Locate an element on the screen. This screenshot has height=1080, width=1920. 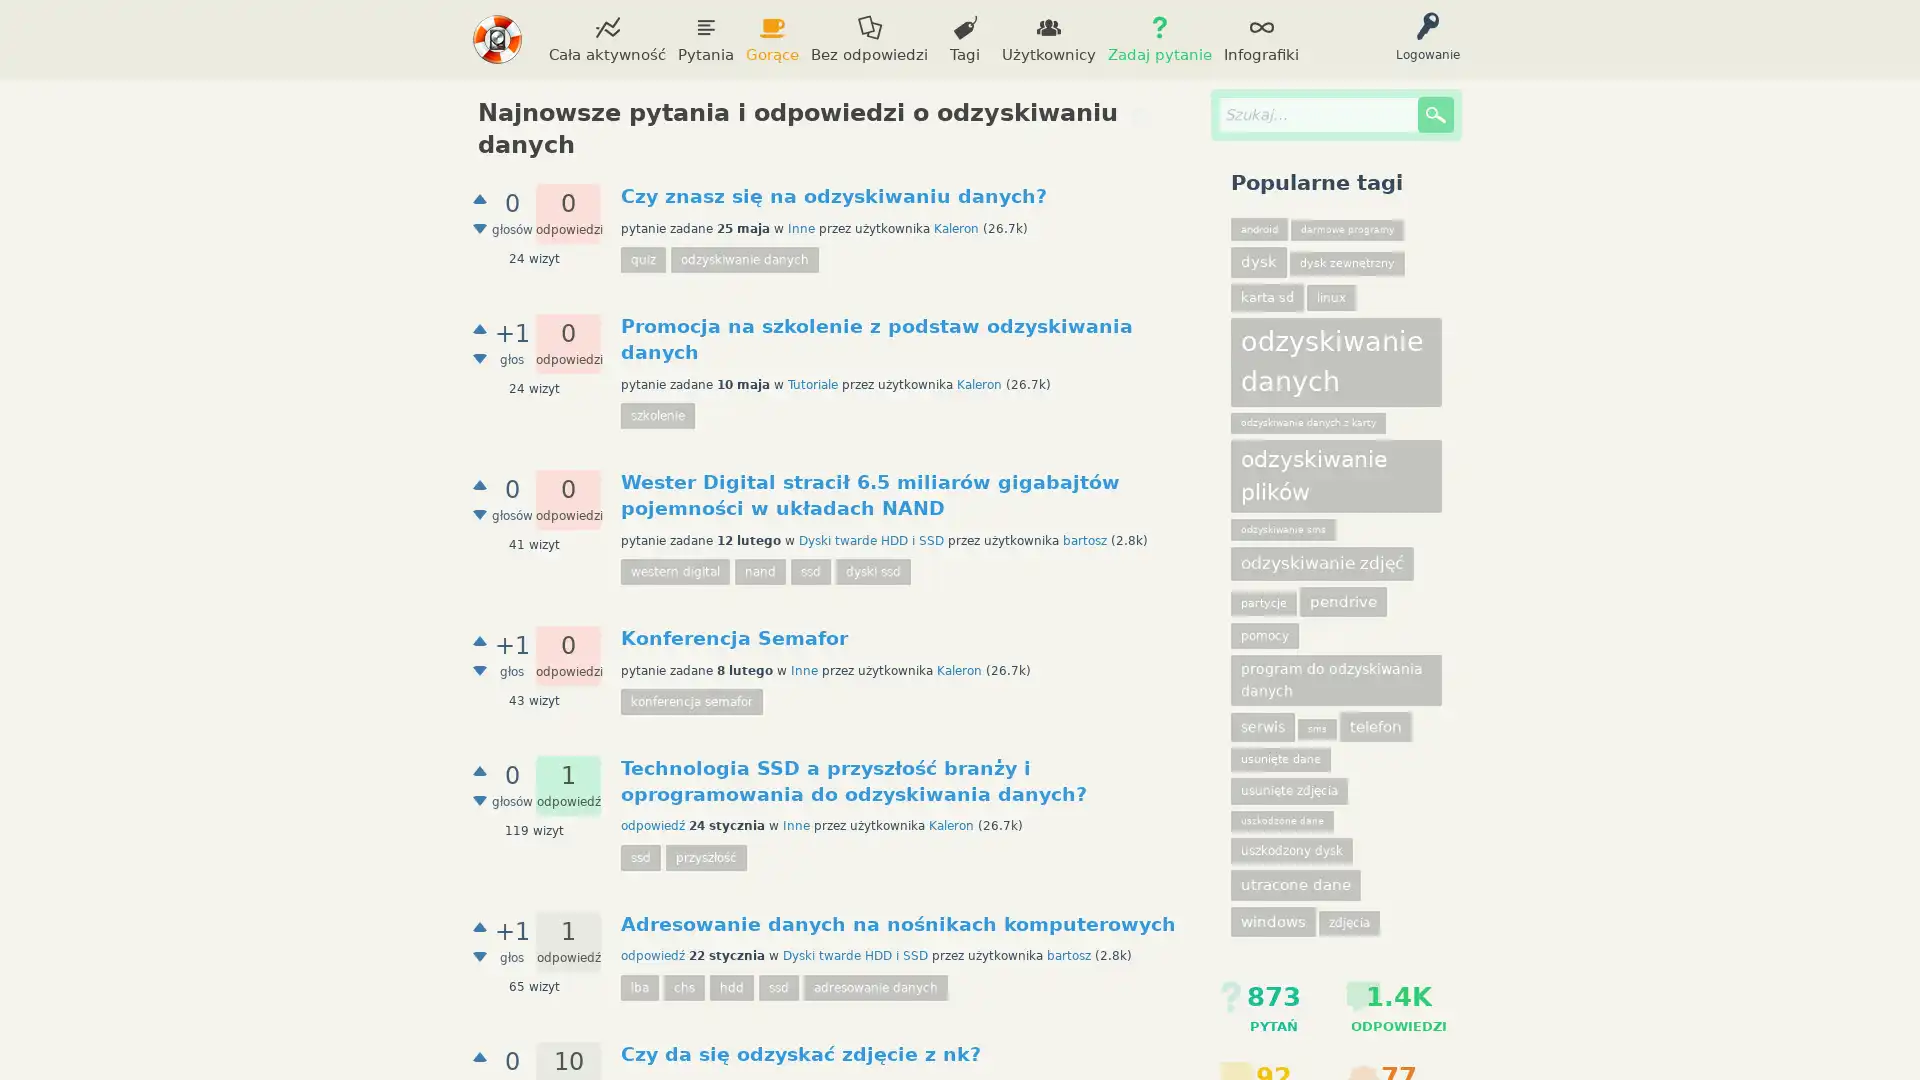
+ is located at coordinates (480, 769).